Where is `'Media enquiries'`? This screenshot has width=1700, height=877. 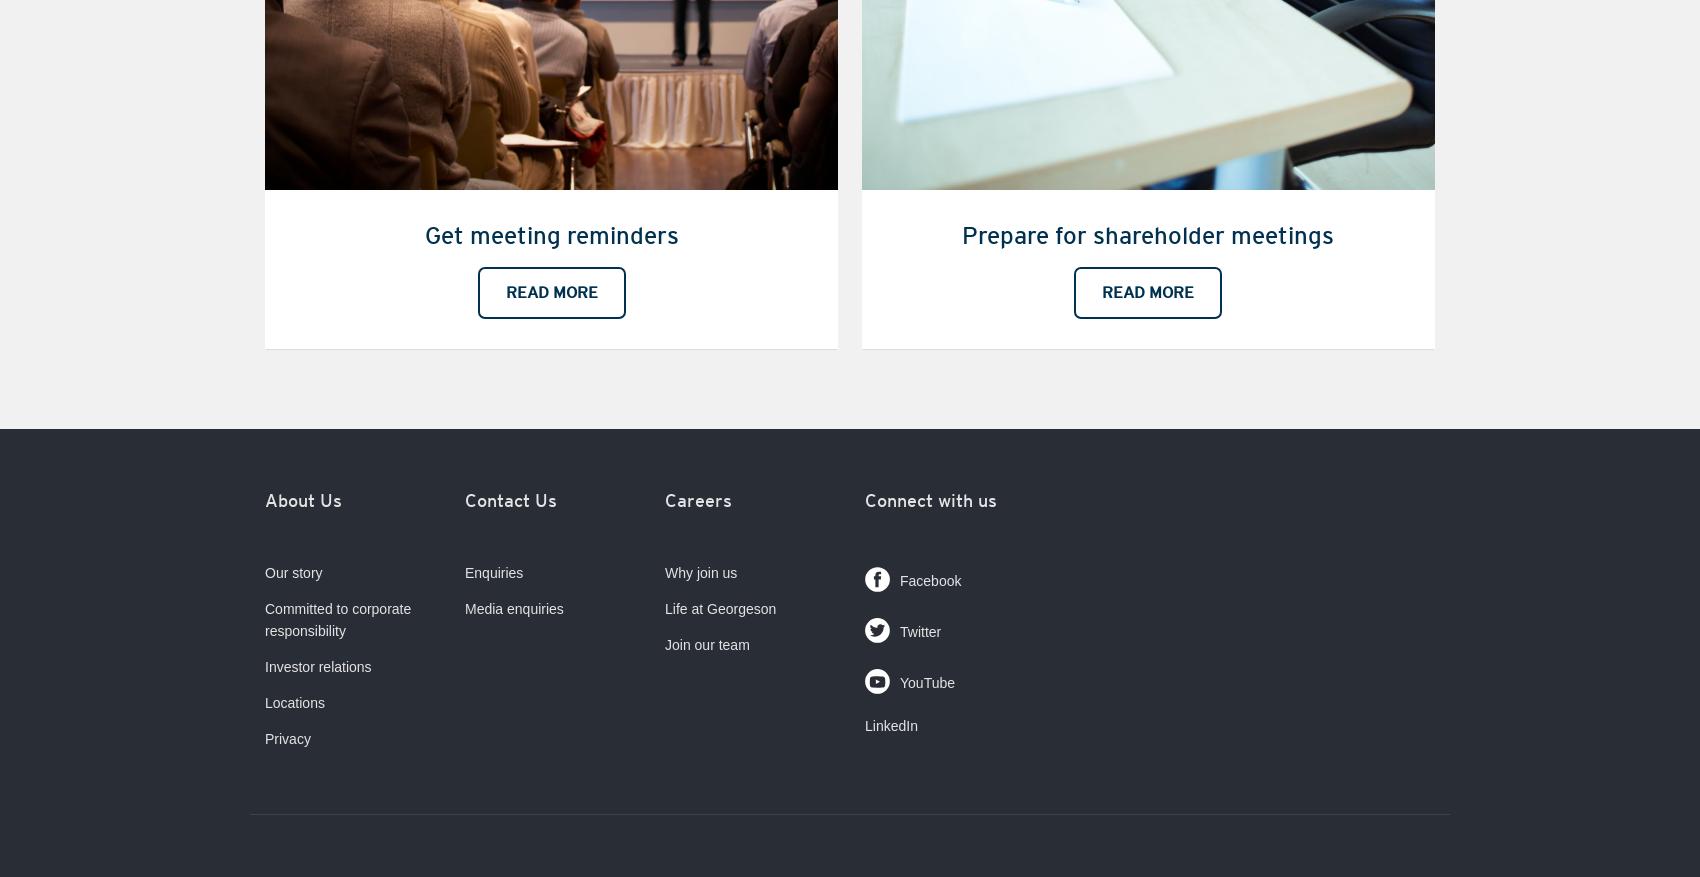 'Media enquiries' is located at coordinates (514, 607).